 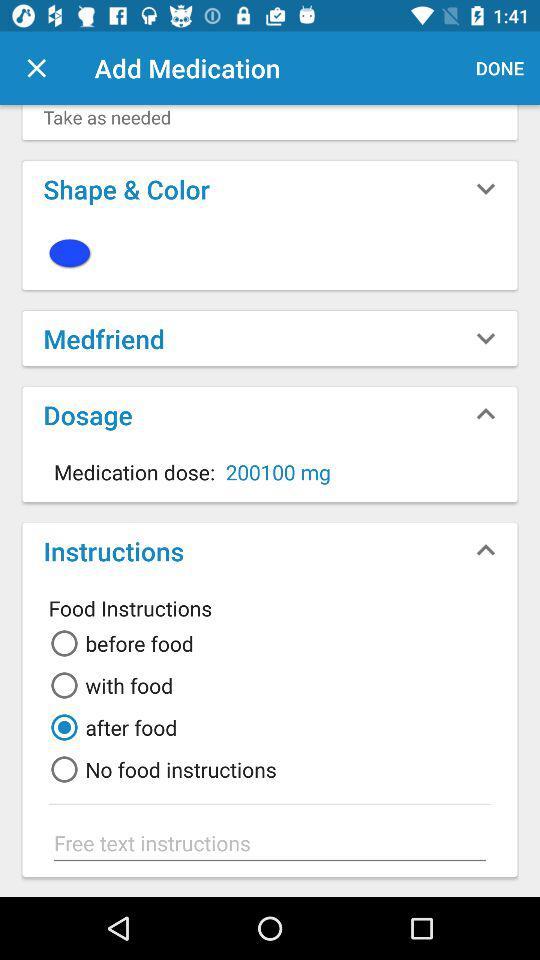 What do you see at coordinates (485, 188) in the screenshot?
I see `the button next to shape  color` at bounding box center [485, 188].